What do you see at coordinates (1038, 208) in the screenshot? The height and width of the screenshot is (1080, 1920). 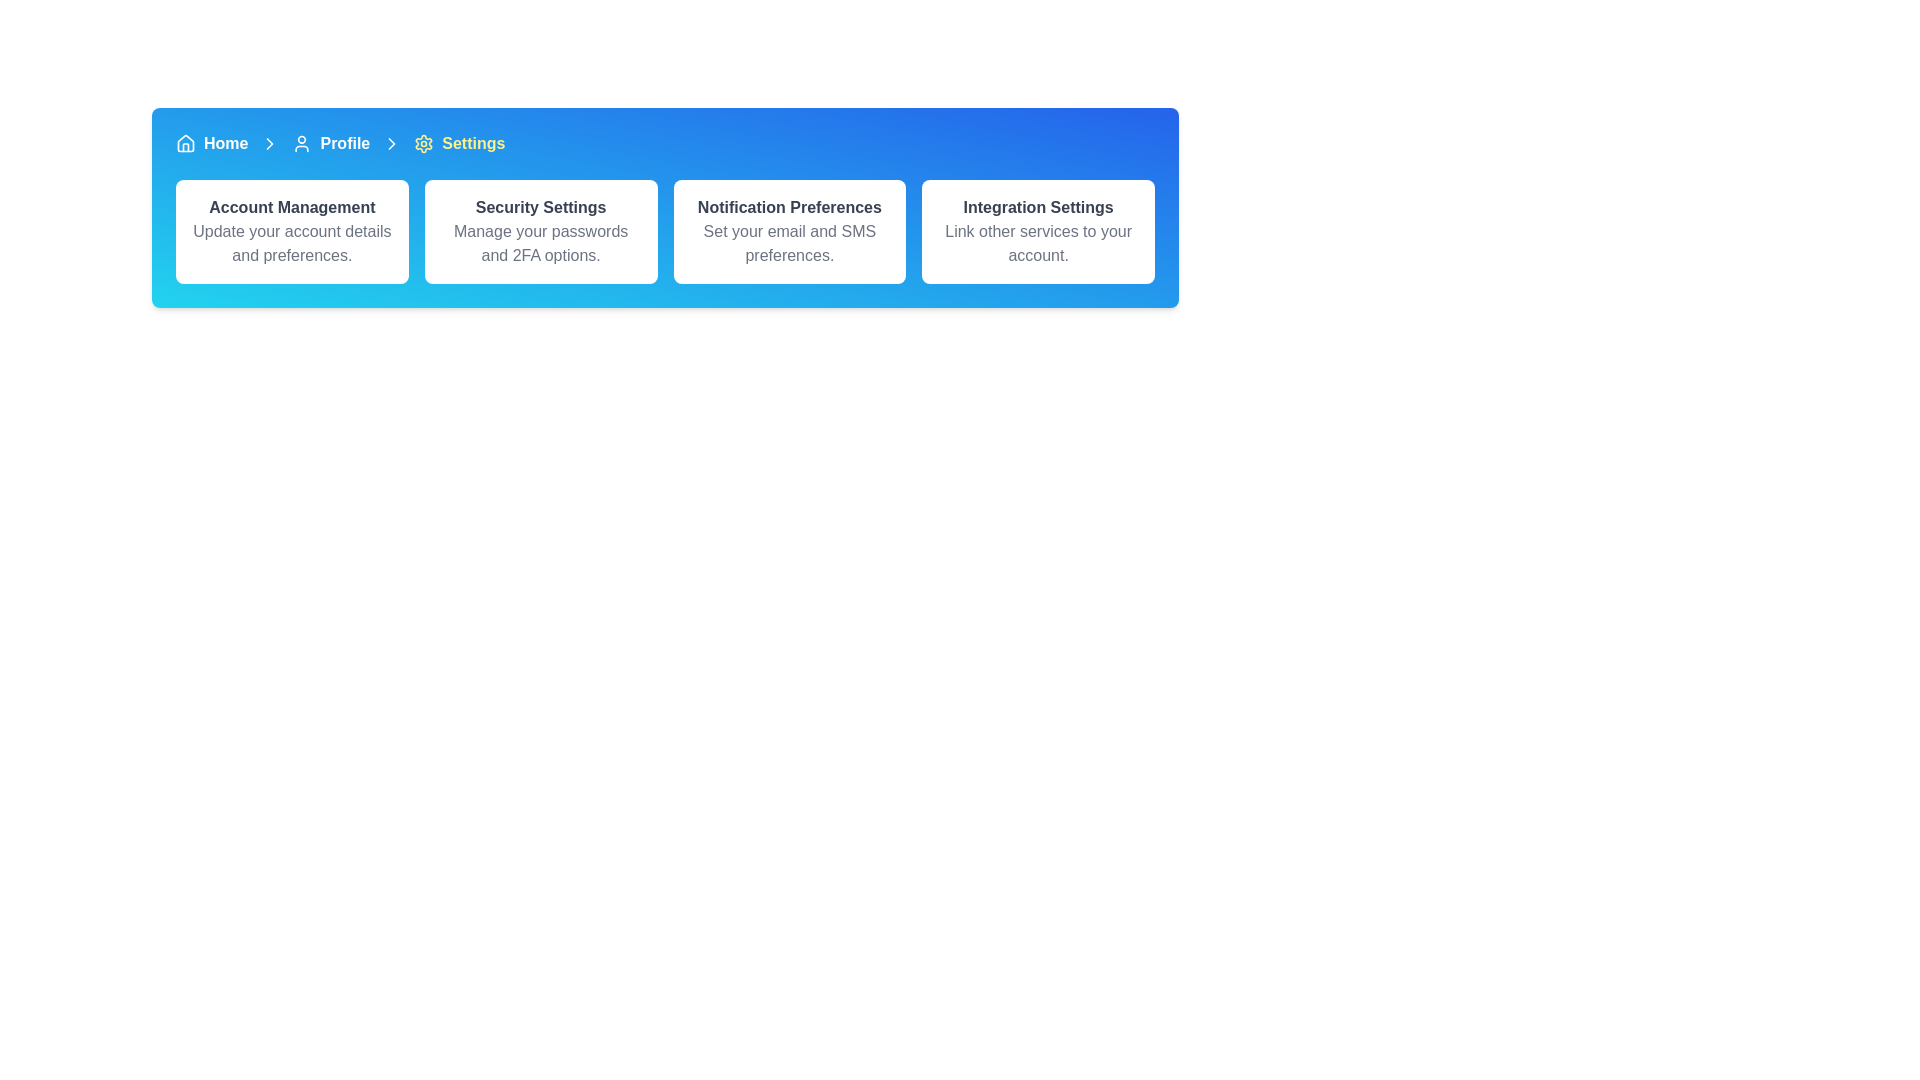 I see `the 'Integration Settings' text label, which is the top text in the rightmost box of a grid containing four boxes` at bounding box center [1038, 208].